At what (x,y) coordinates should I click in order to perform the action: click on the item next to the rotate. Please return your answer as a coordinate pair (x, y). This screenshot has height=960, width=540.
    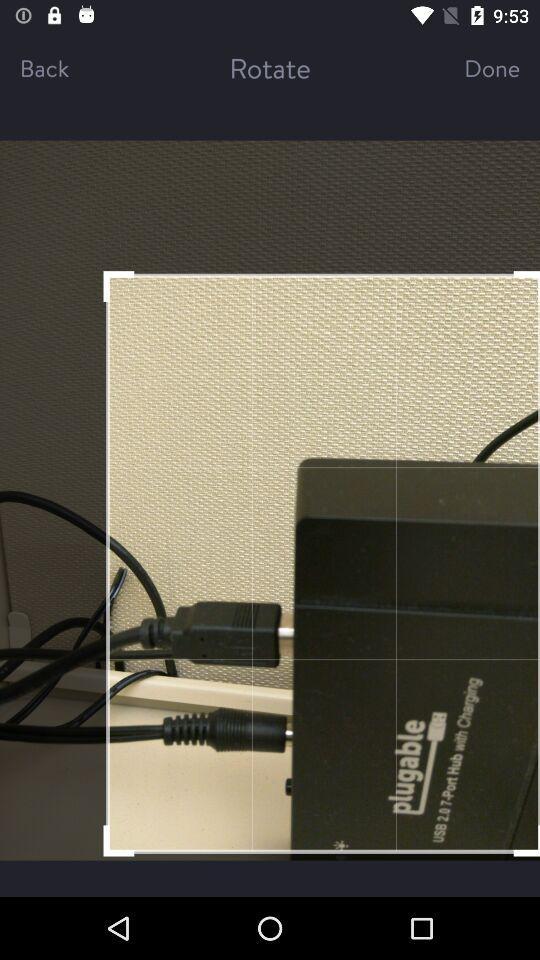
    Looking at the image, I should click on (65, 67).